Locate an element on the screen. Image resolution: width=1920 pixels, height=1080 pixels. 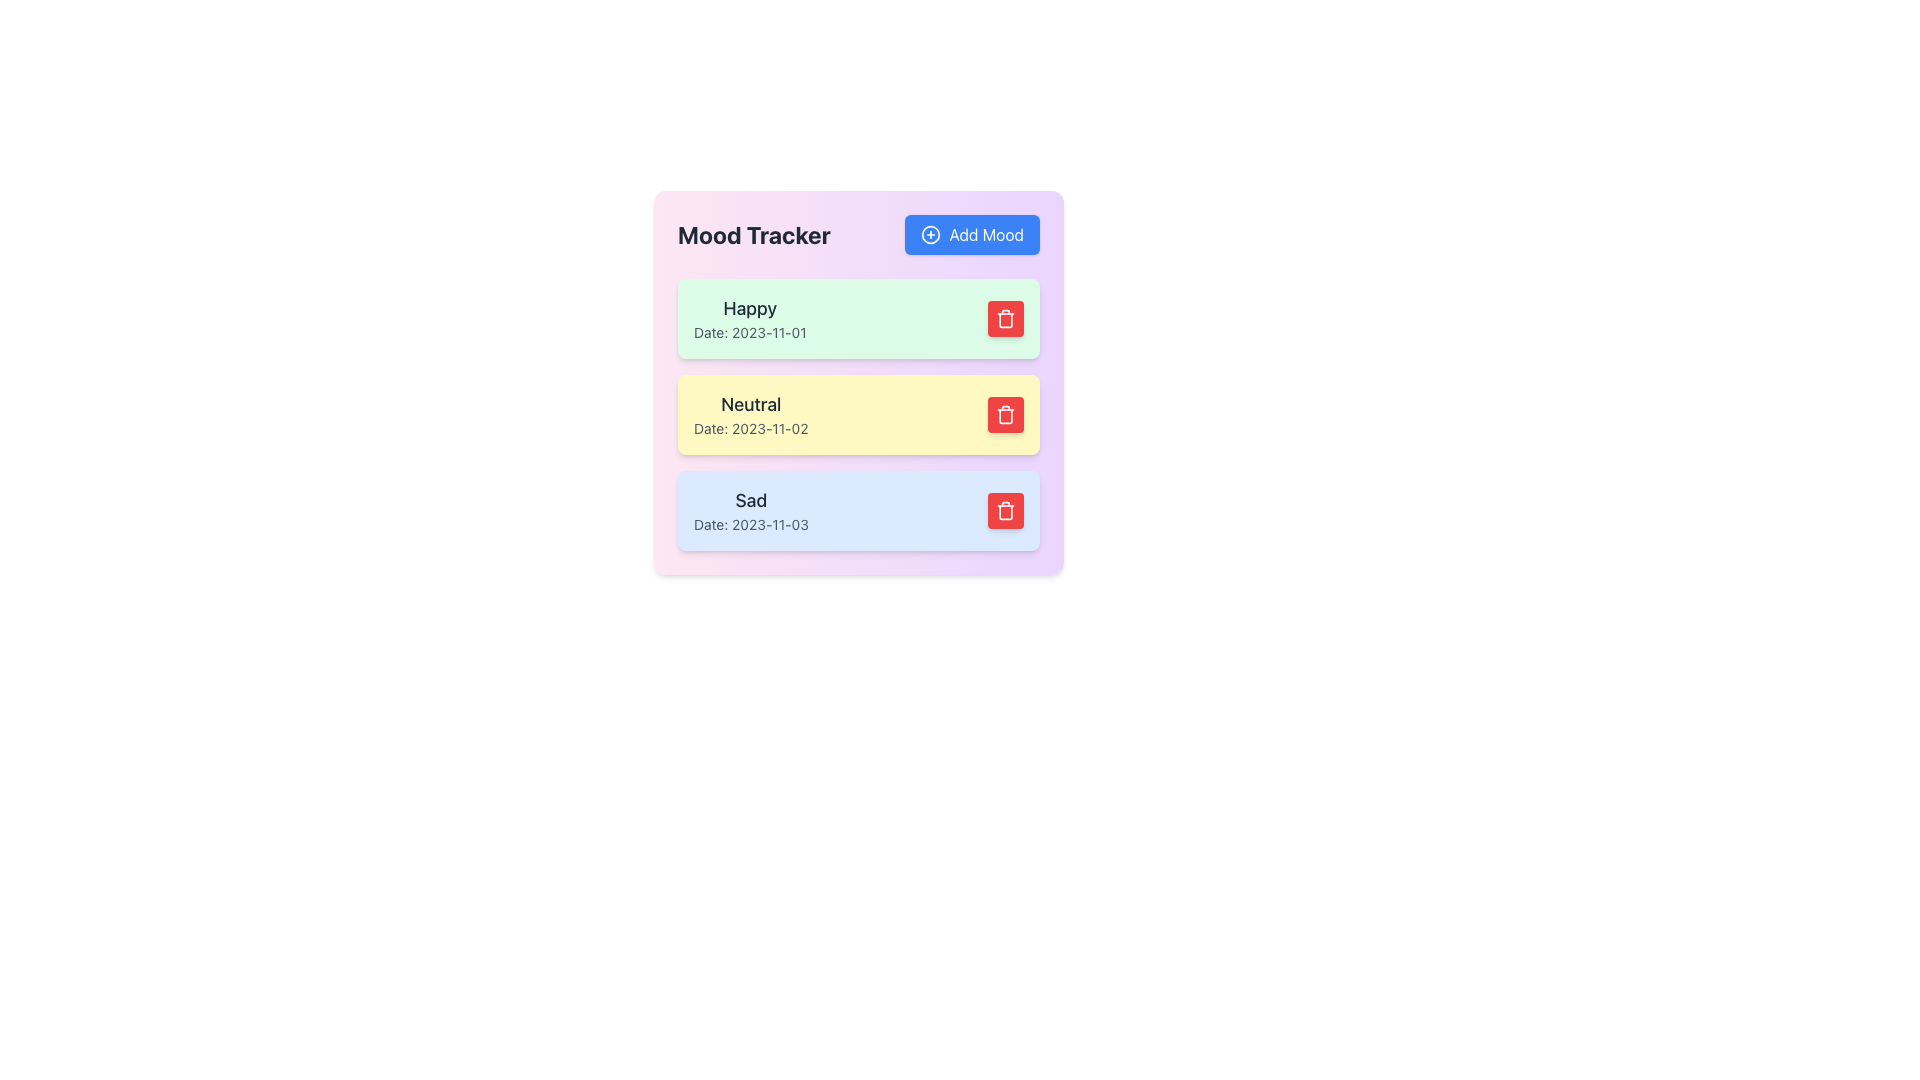
the delete button for the 'Sad' mood entry in the mood tracker list is located at coordinates (1006, 509).